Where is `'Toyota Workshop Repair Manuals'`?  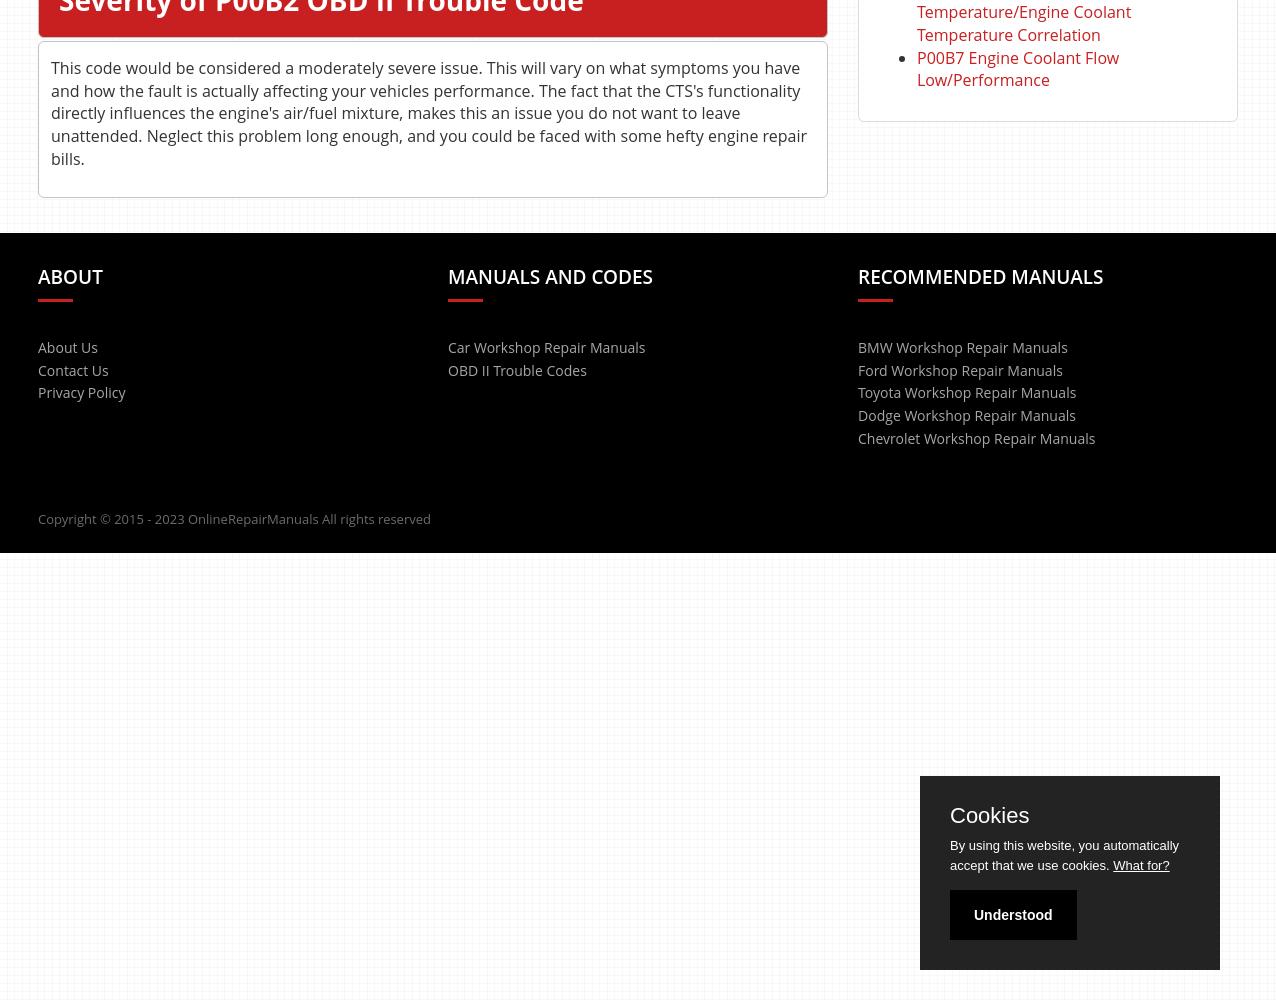
'Toyota Workshop Repair Manuals' is located at coordinates (966, 392).